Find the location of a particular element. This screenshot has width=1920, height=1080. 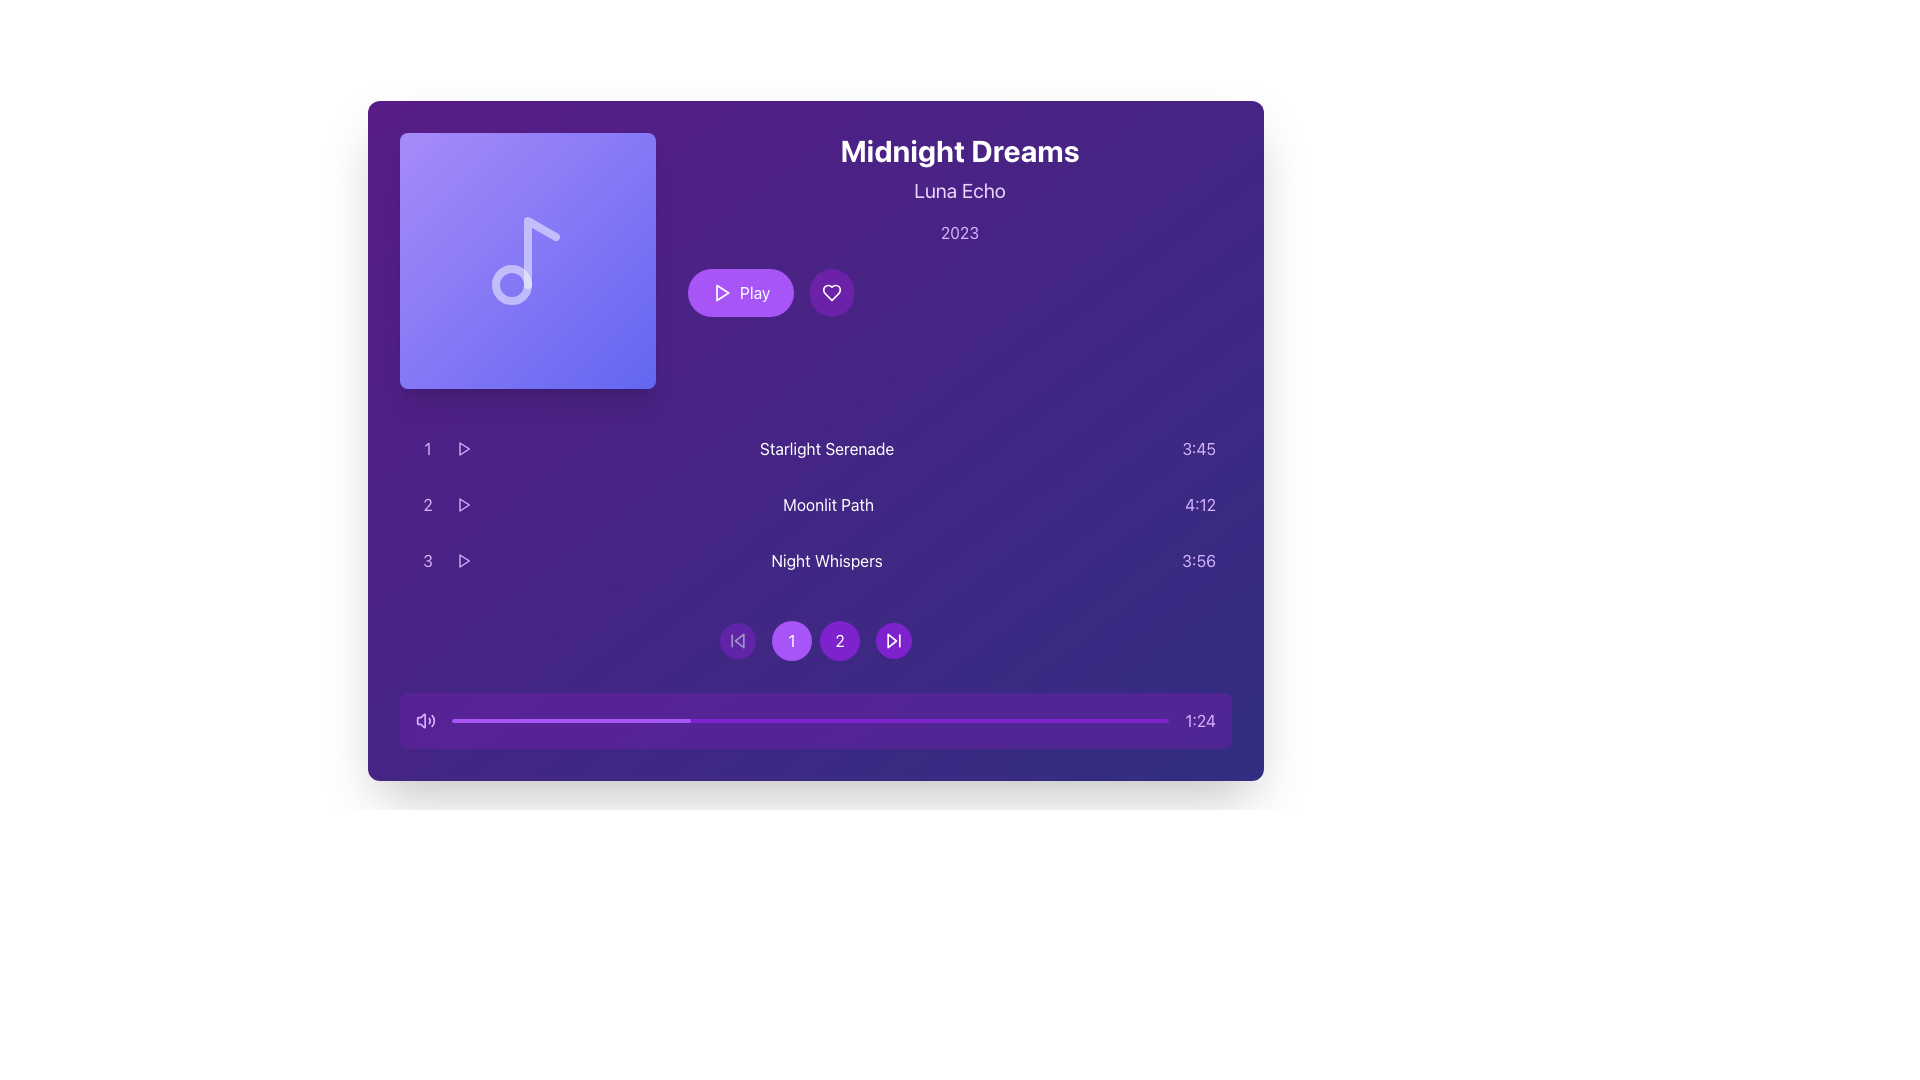

the progress bar of the media player to jump to a specific playback position is located at coordinates (816, 721).